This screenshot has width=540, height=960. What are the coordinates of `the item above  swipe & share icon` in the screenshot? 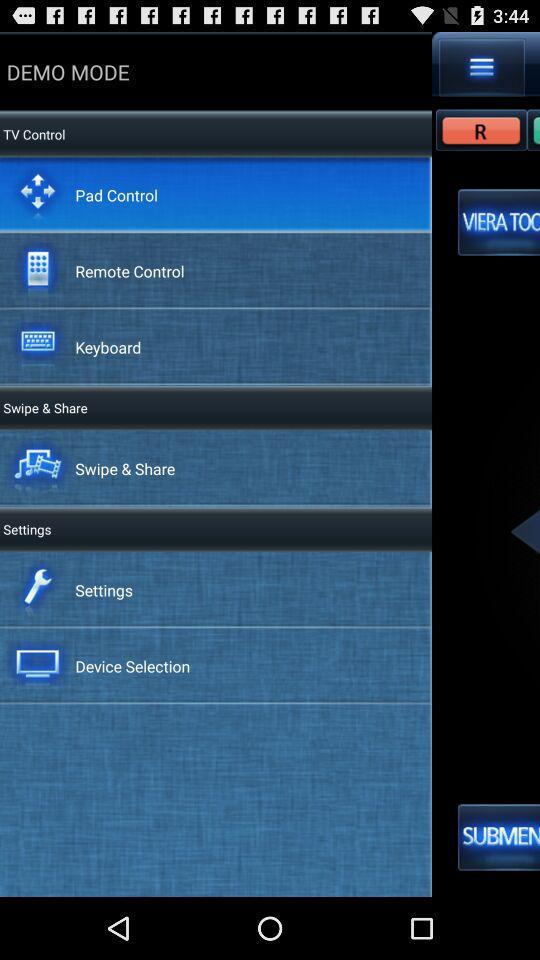 It's located at (108, 347).